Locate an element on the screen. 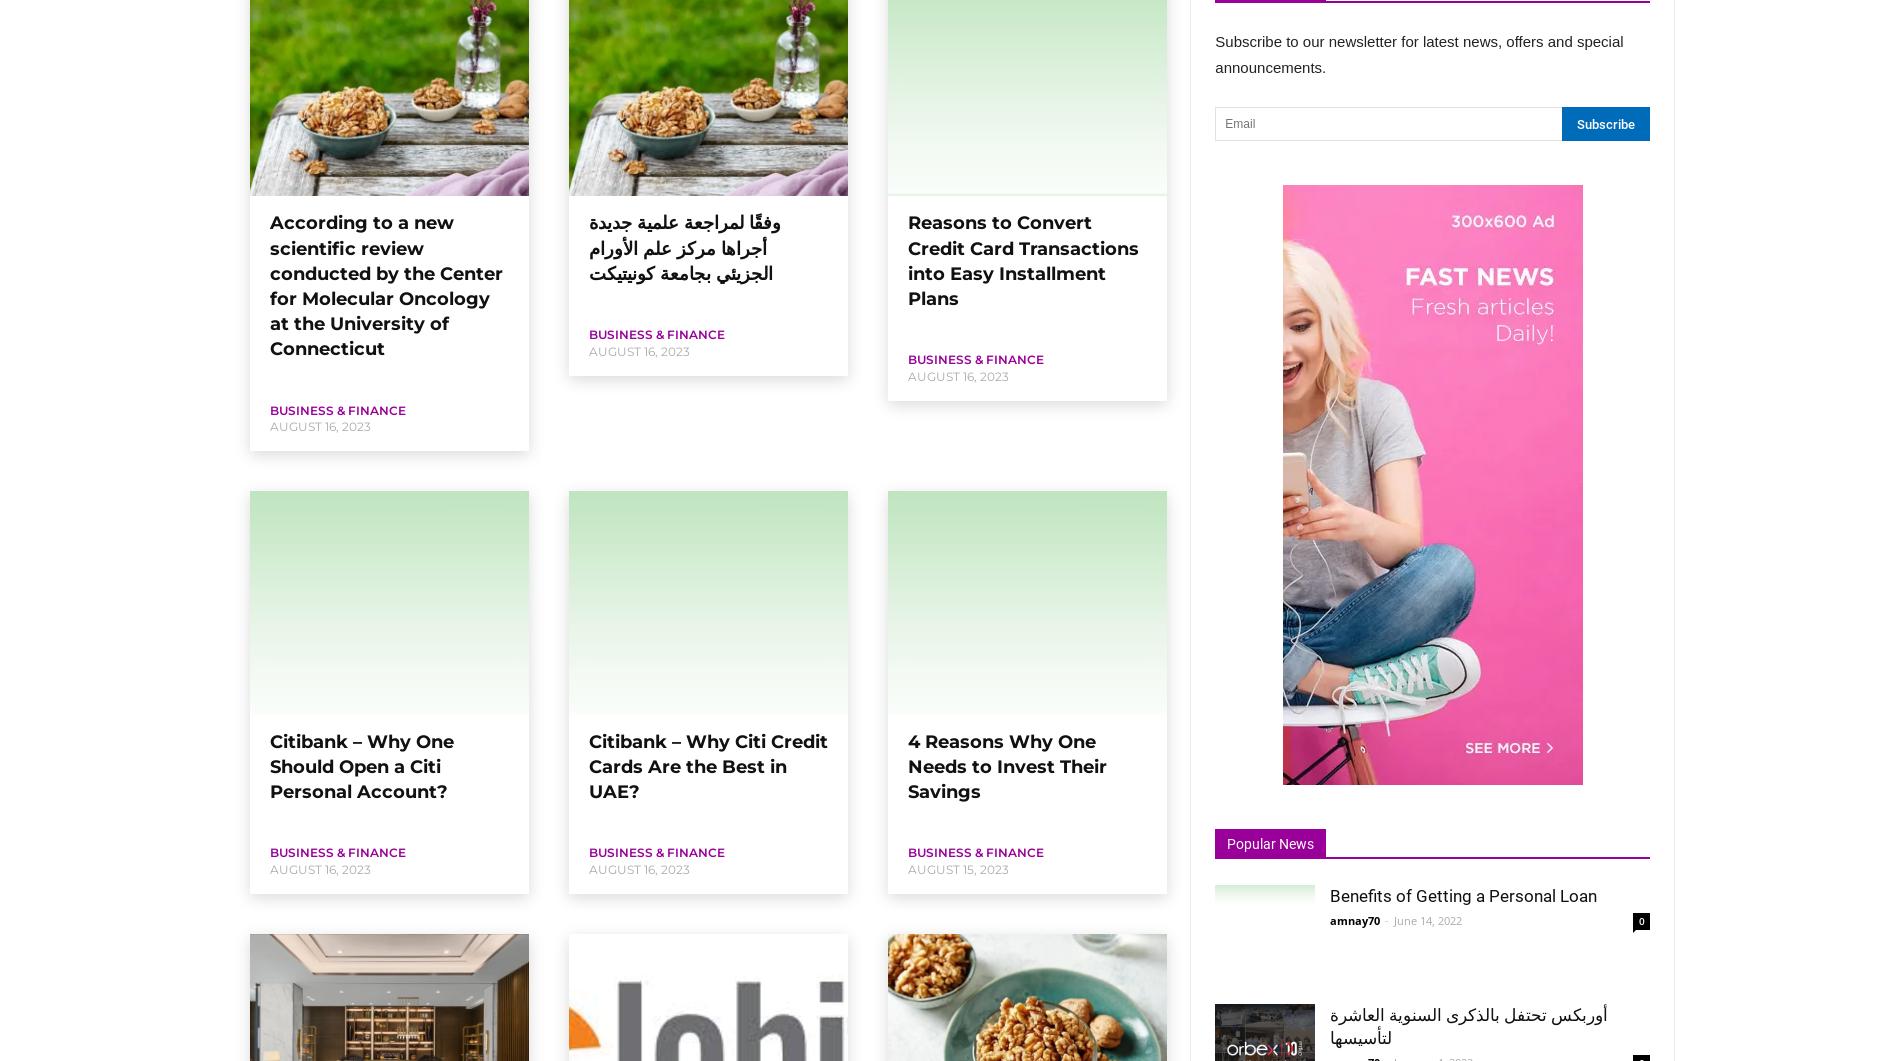  'According to a new scientific review conducted by the Center for Molecular Oncology at the University of Connecticut' is located at coordinates (385, 285).